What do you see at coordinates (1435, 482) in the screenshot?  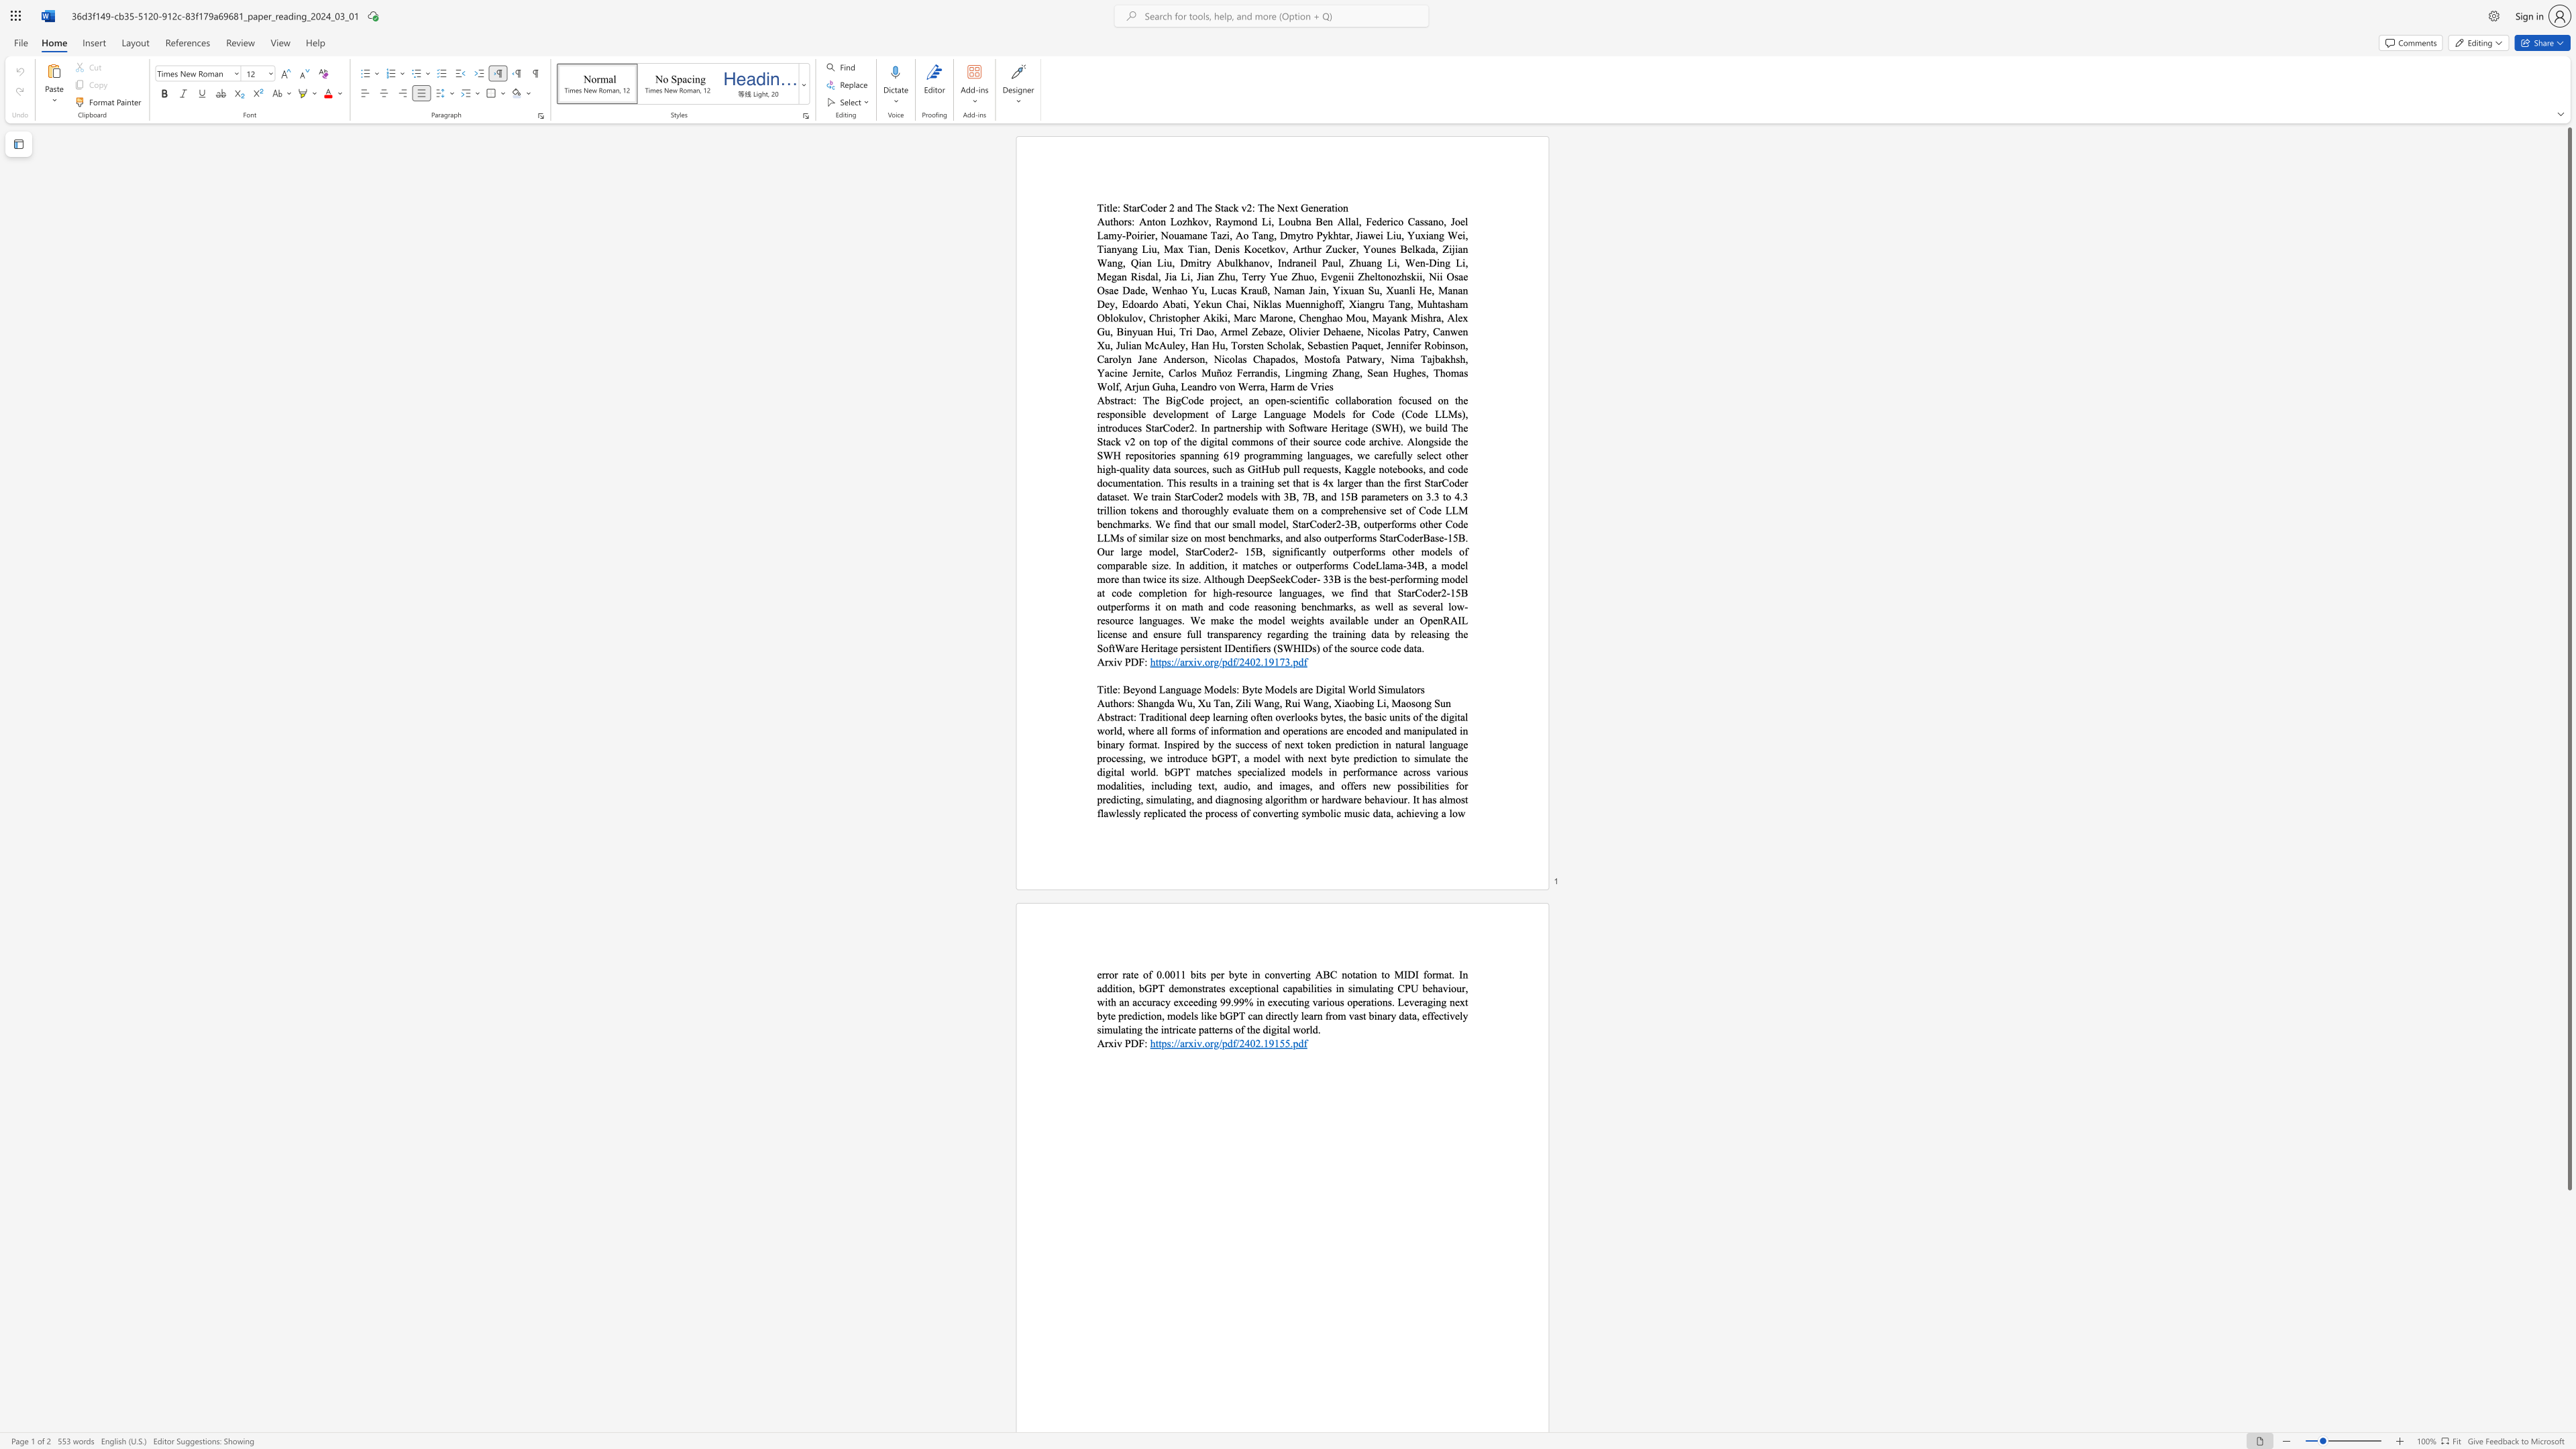 I see `the 31th character "a" in the text` at bounding box center [1435, 482].